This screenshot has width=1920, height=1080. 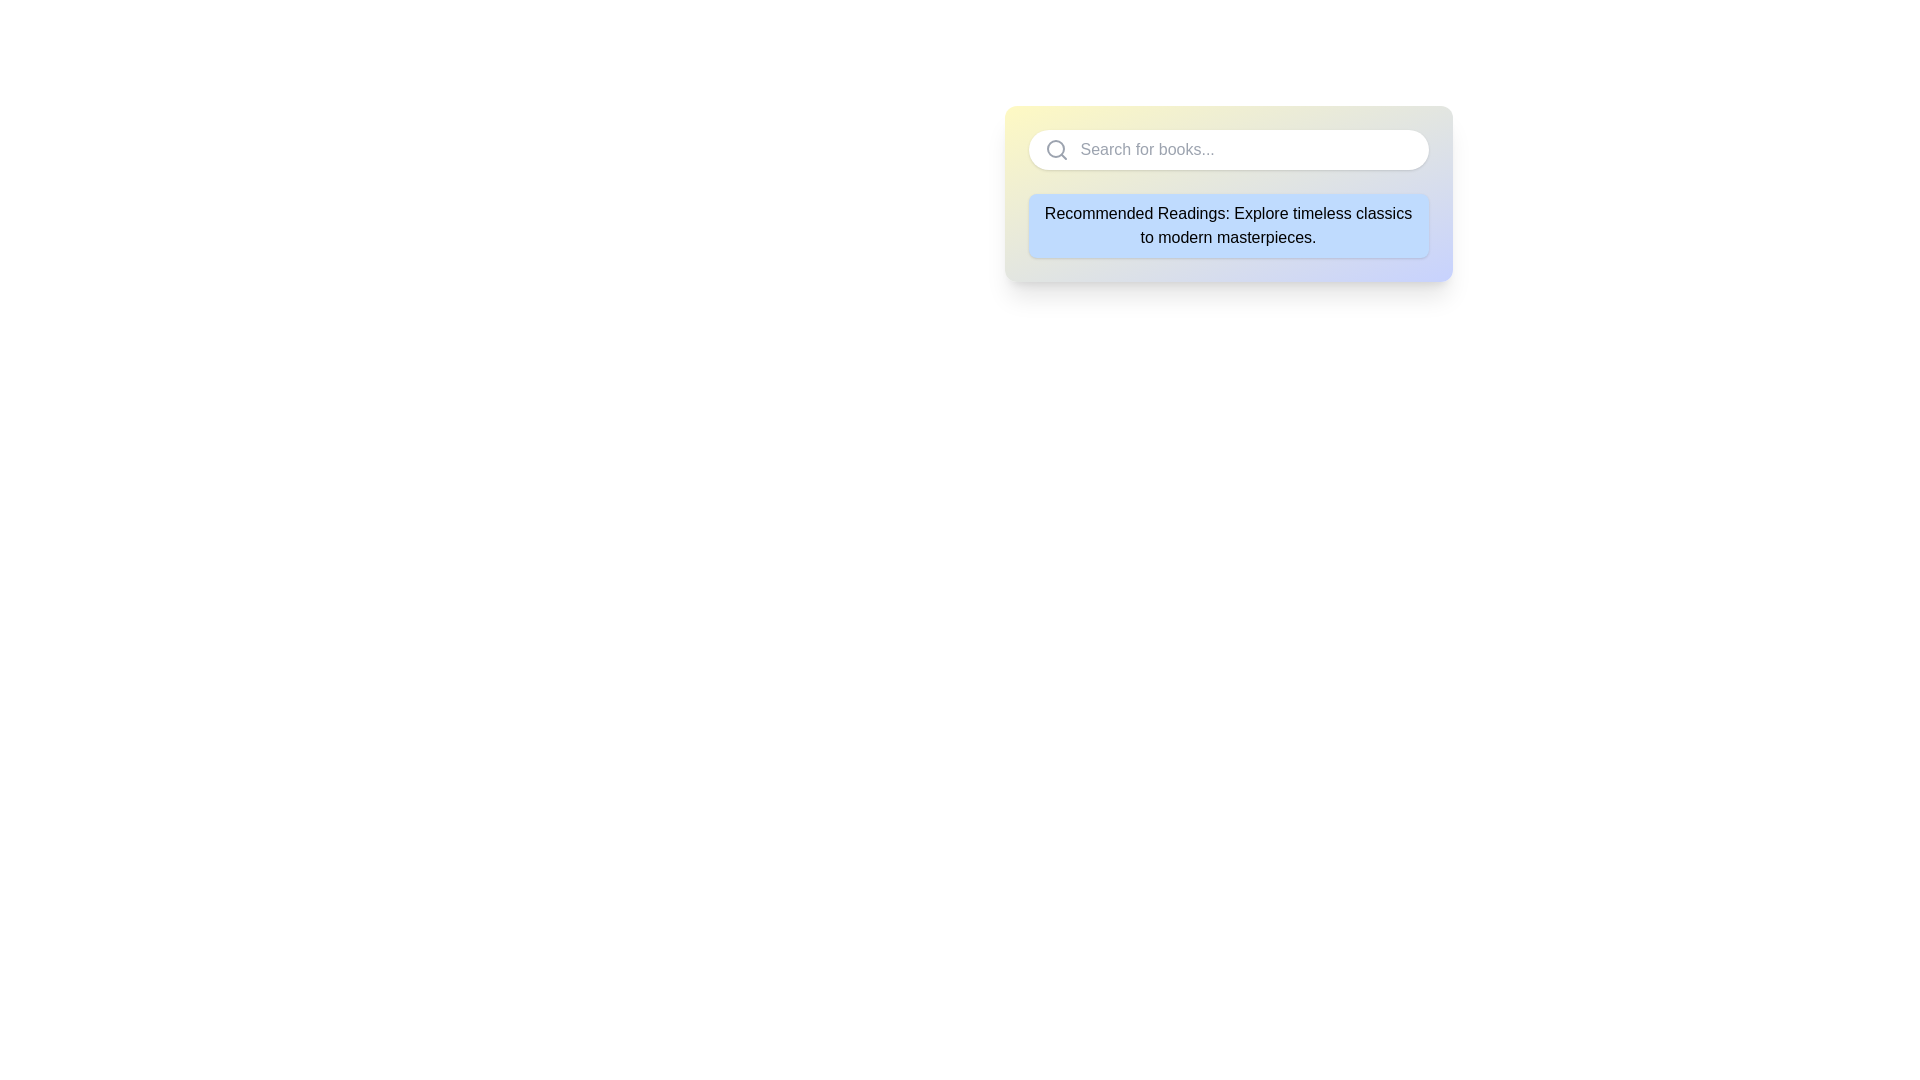 What do you see at coordinates (1227, 225) in the screenshot?
I see `the static text label with light blue background reading 'Recommended Readings: Explore timeless classics to modern masterpieces.'` at bounding box center [1227, 225].